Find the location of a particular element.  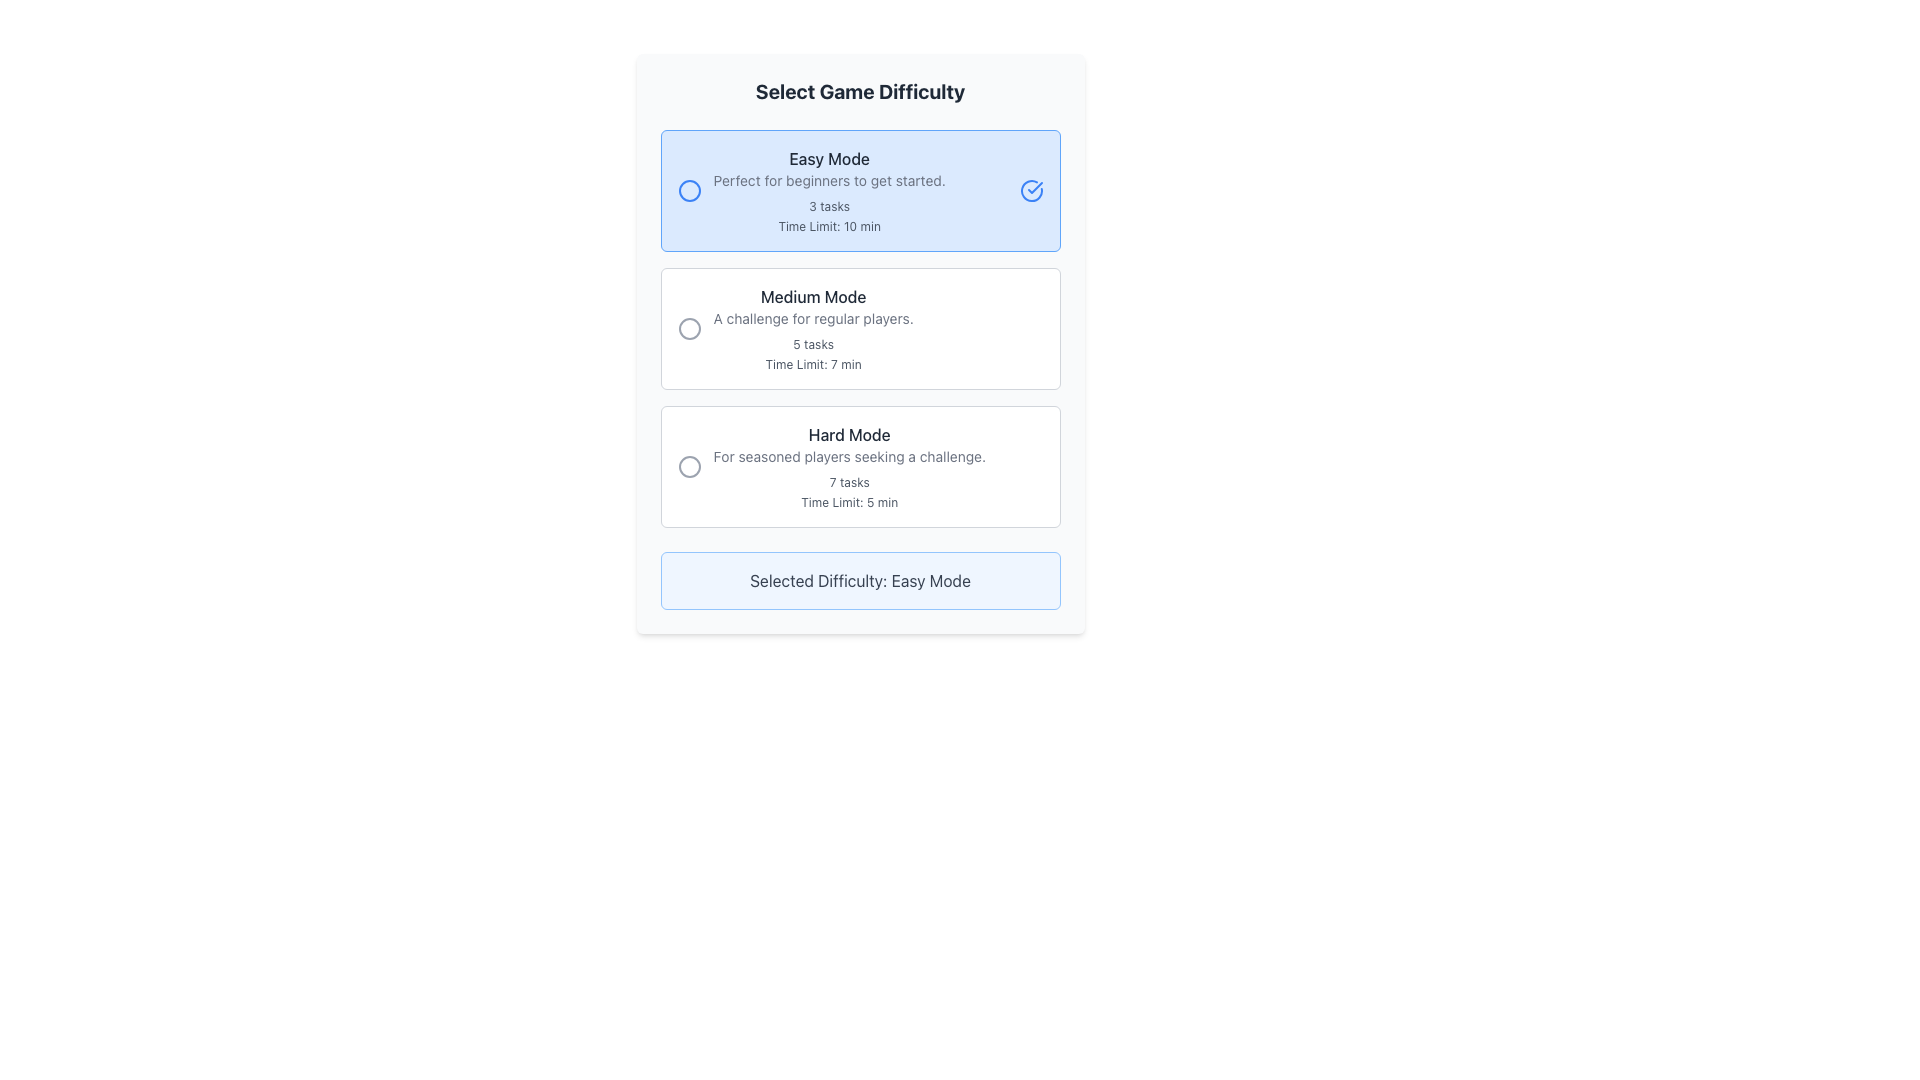

the informational label that provides the time restriction for the 'Hard Mode' task, located below '7 tasks' in the 'Hard Mode' section of the interface is located at coordinates (849, 501).